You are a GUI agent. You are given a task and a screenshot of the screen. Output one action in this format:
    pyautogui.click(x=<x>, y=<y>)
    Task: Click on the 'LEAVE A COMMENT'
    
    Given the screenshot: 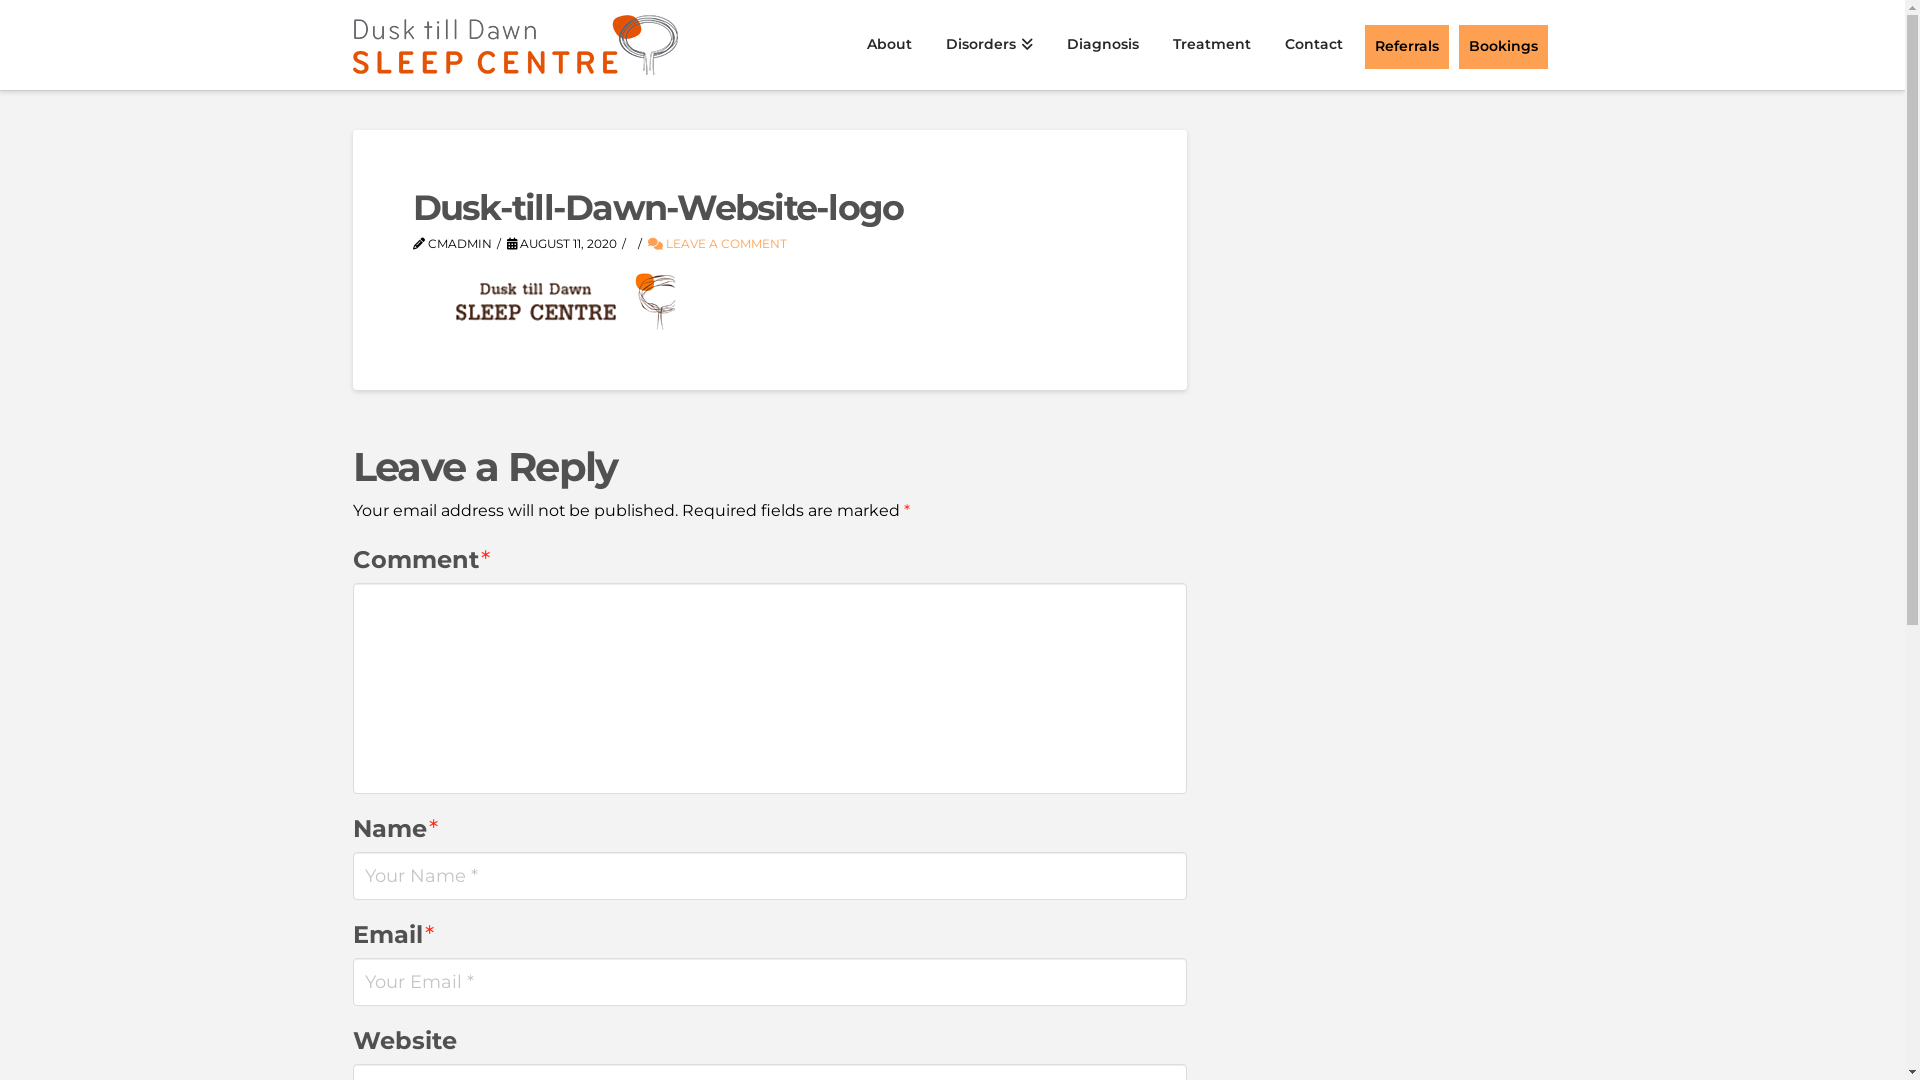 What is the action you would take?
    pyautogui.click(x=717, y=242)
    